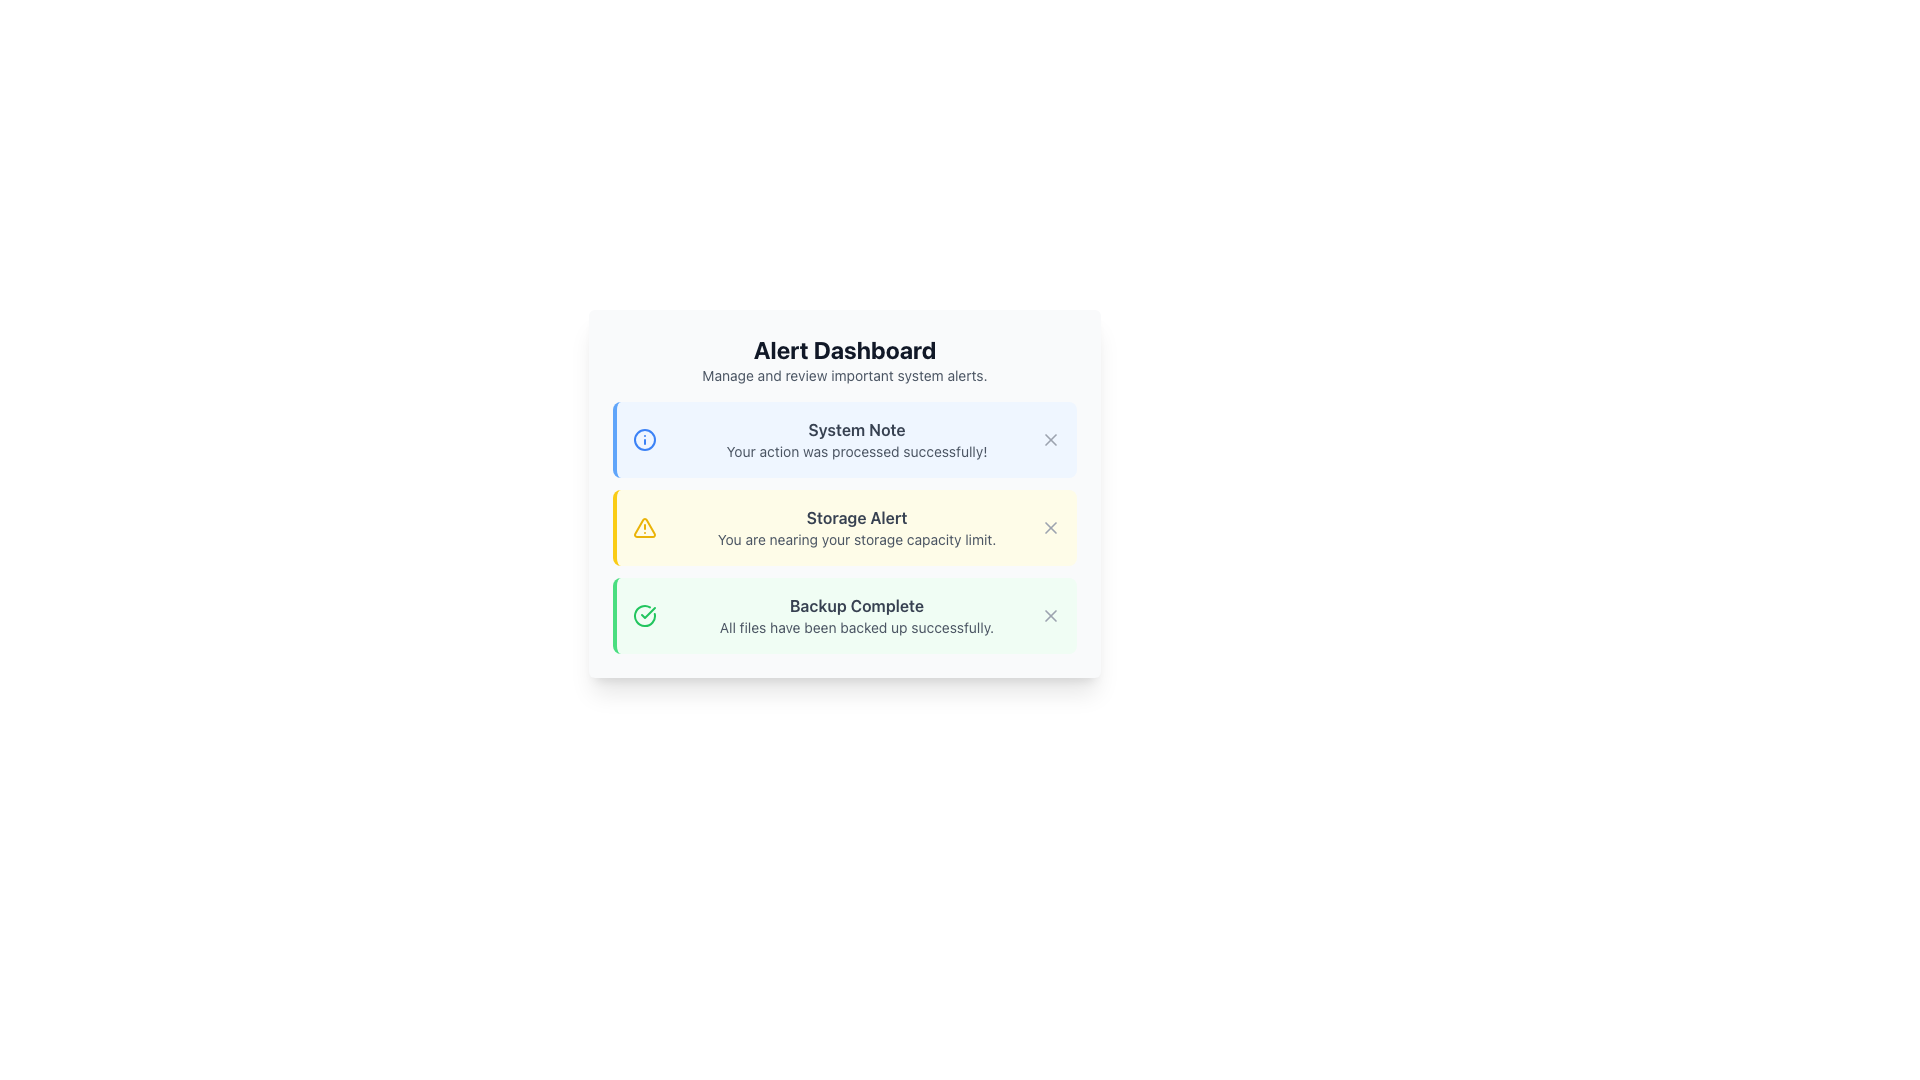  I want to click on text from the Text Block located at the upper portion of a rounded, shadowed card with a gray background, which serves as a title and brief description for the card, so click(844, 358).